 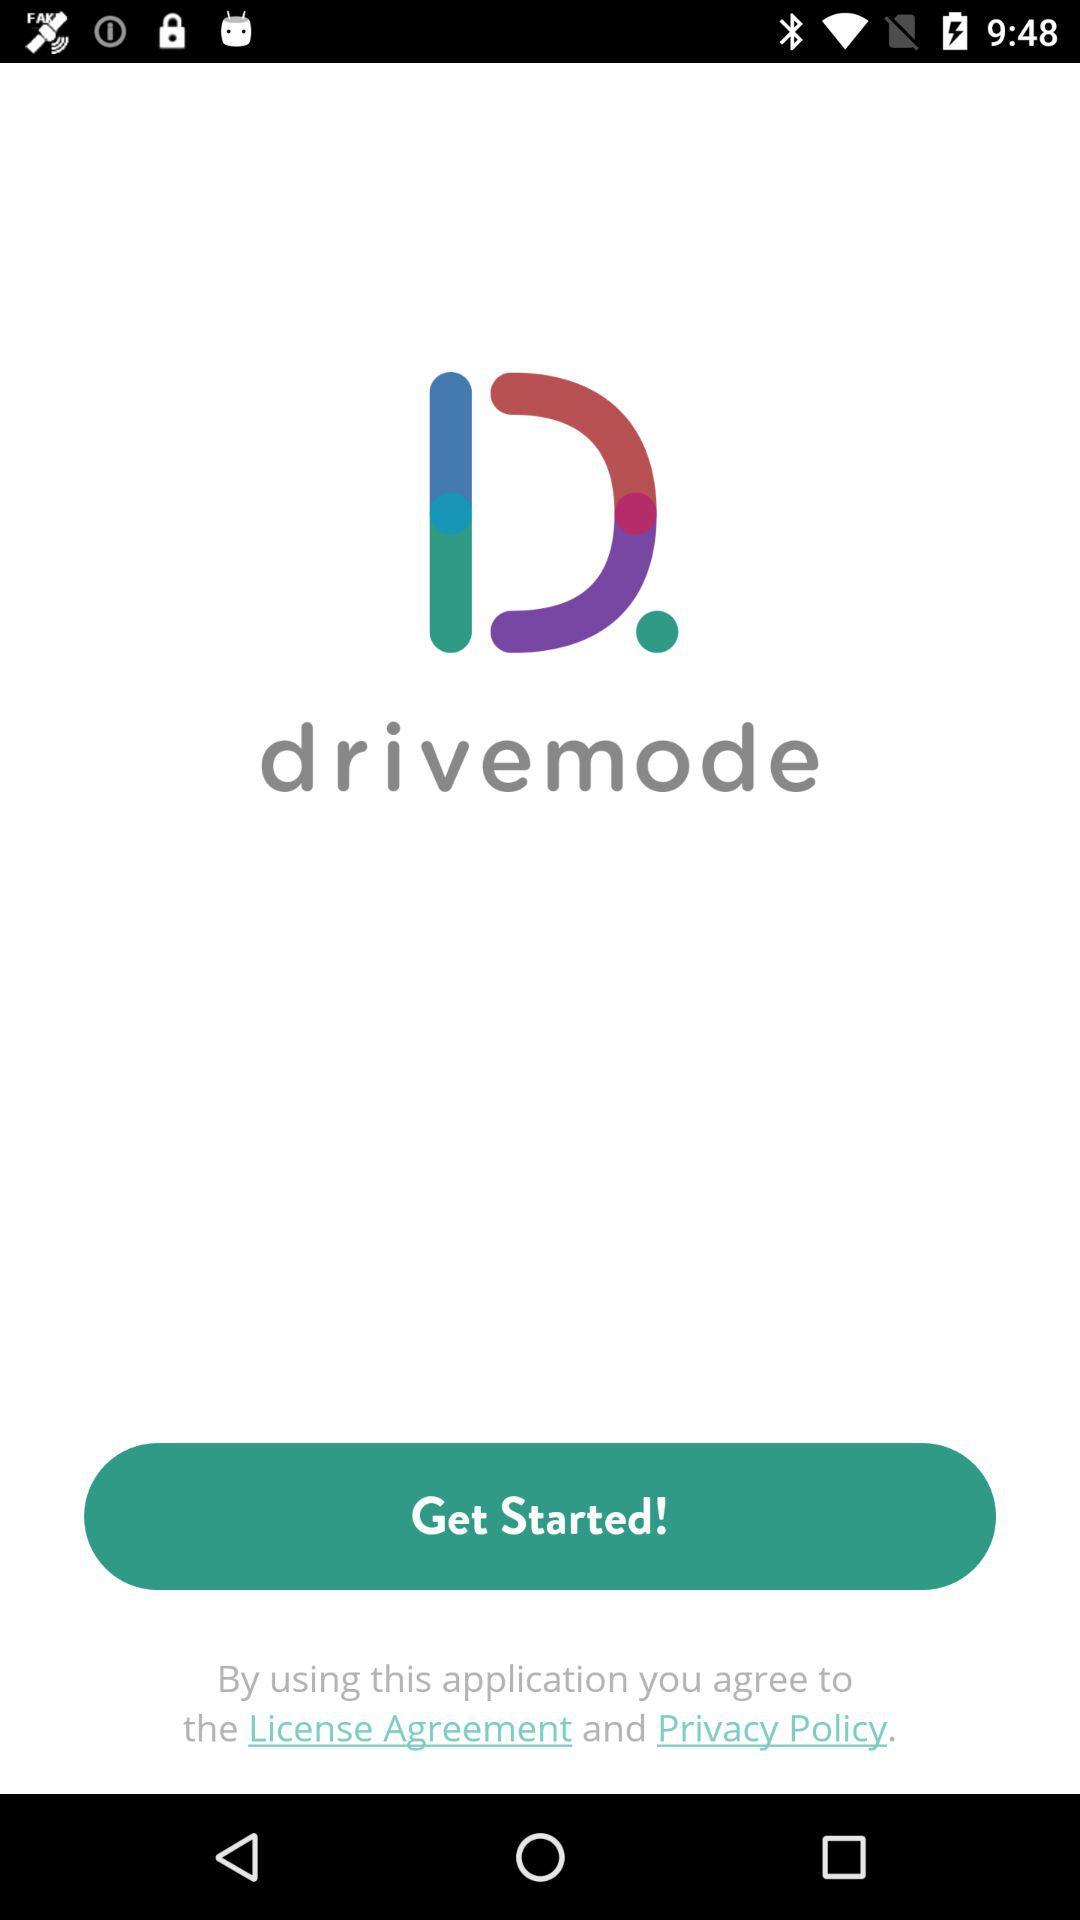 What do you see at coordinates (540, 1516) in the screenshot?
I see `item above by using this` at bounding box center [540, 1516].